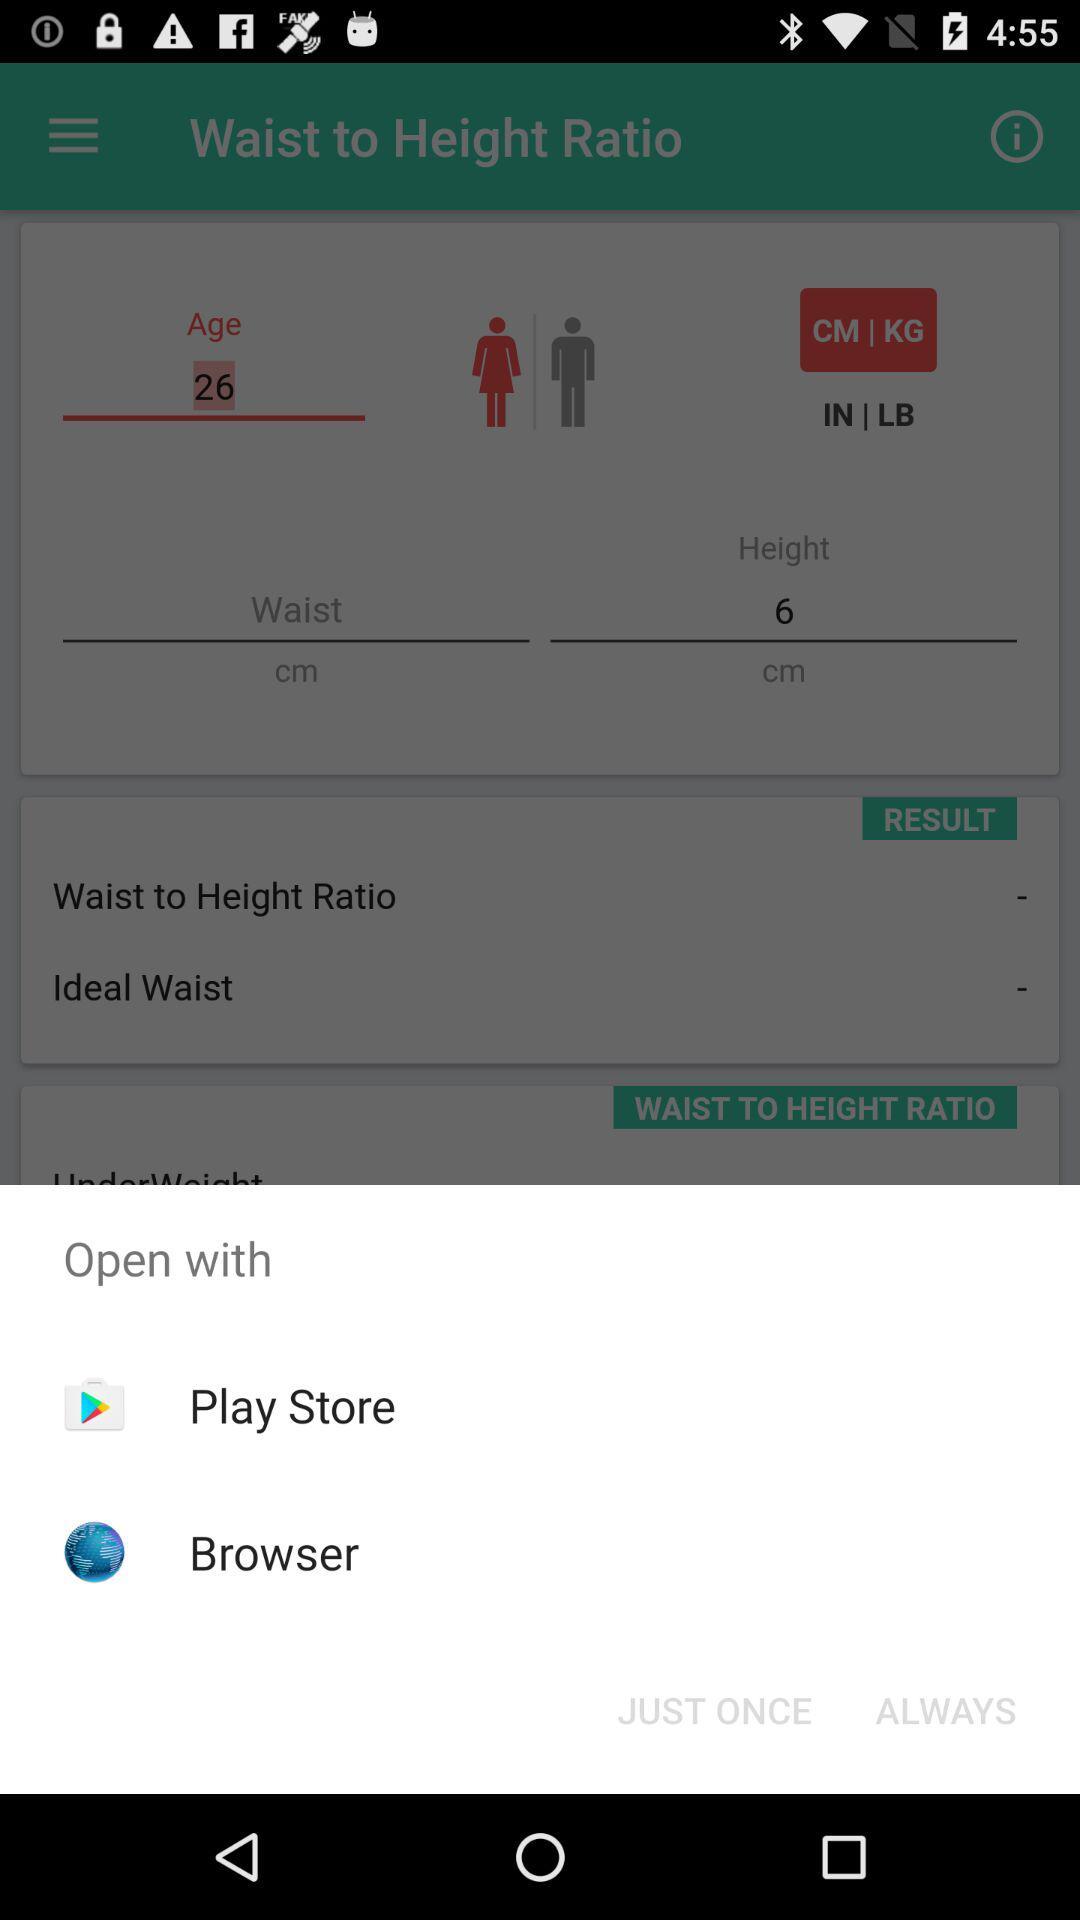  What do you see at coordinates (713, 1708) in the screenshot?
I see `item next to the always button` at bounding box center [713, 1708].